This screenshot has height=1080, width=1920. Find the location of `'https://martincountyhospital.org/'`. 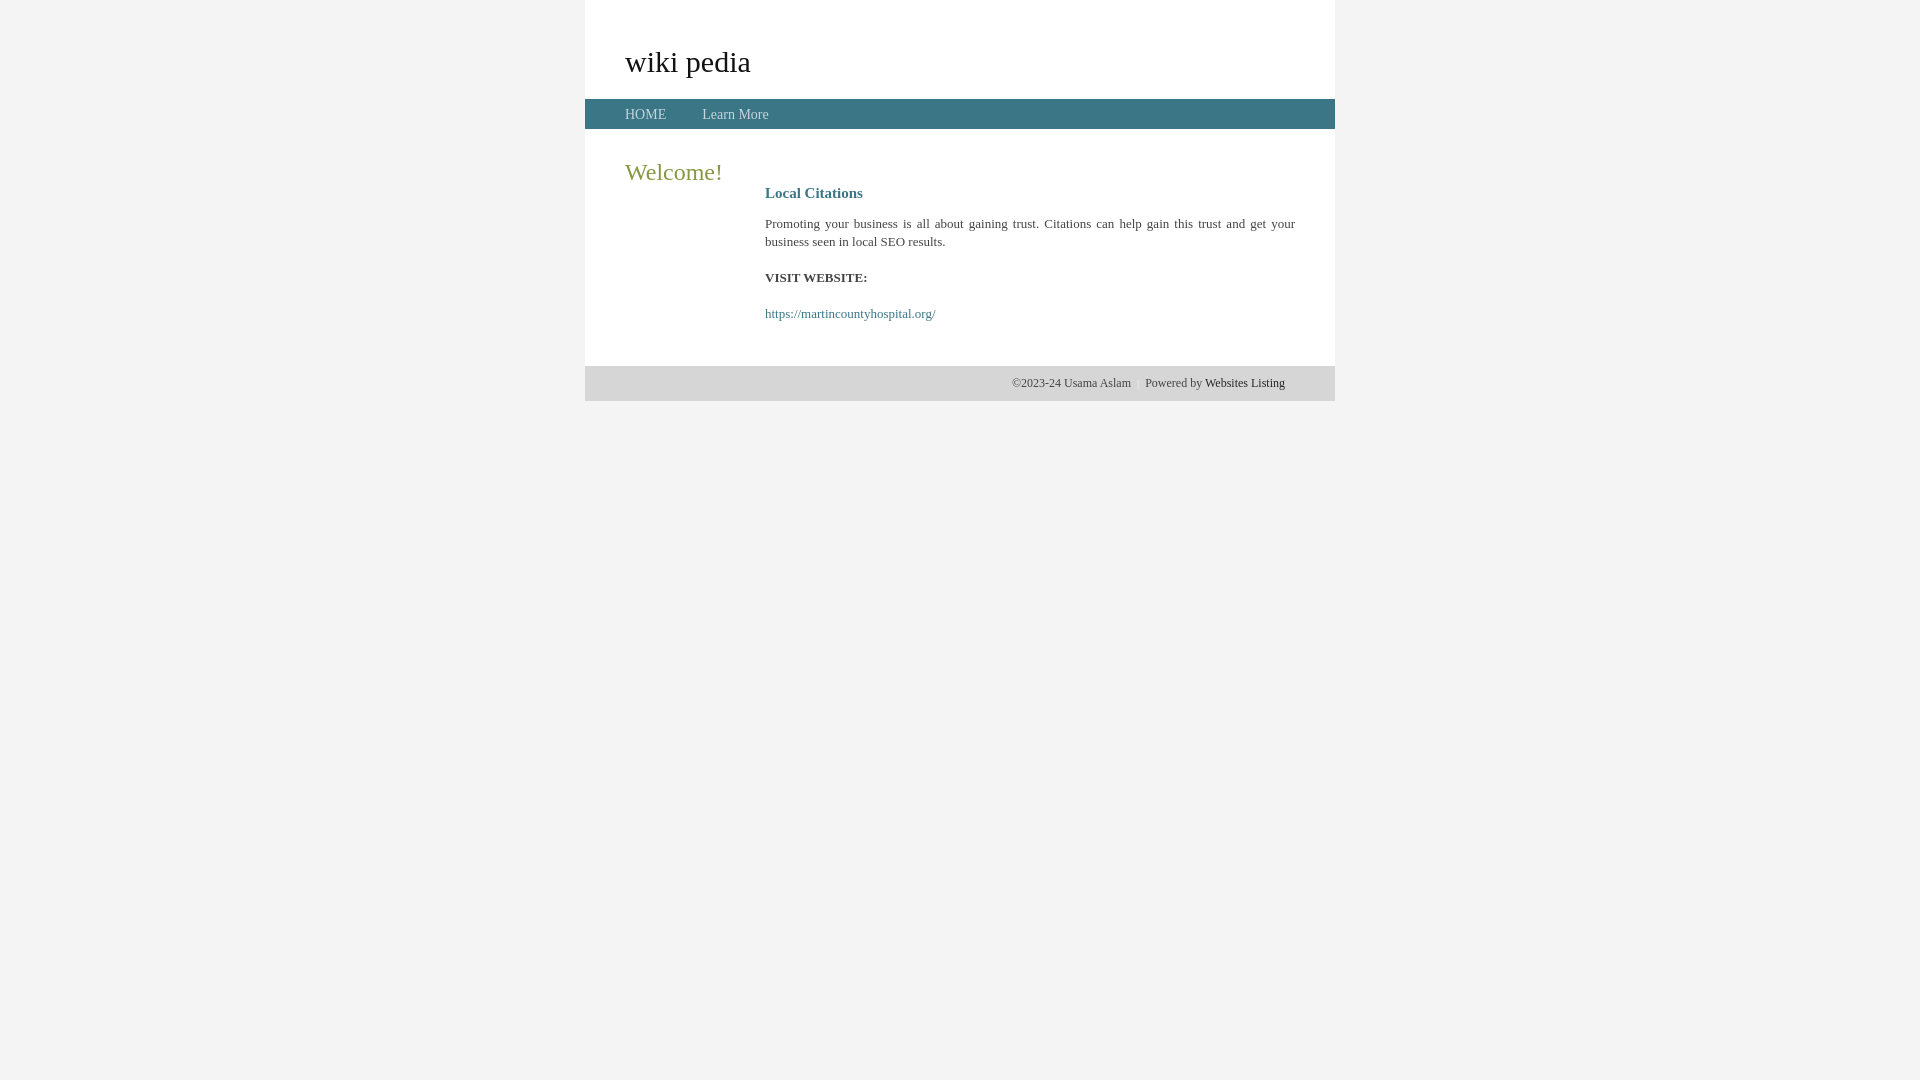

'https://martincountyhospital.org/' is located at coordinates (850, 313).